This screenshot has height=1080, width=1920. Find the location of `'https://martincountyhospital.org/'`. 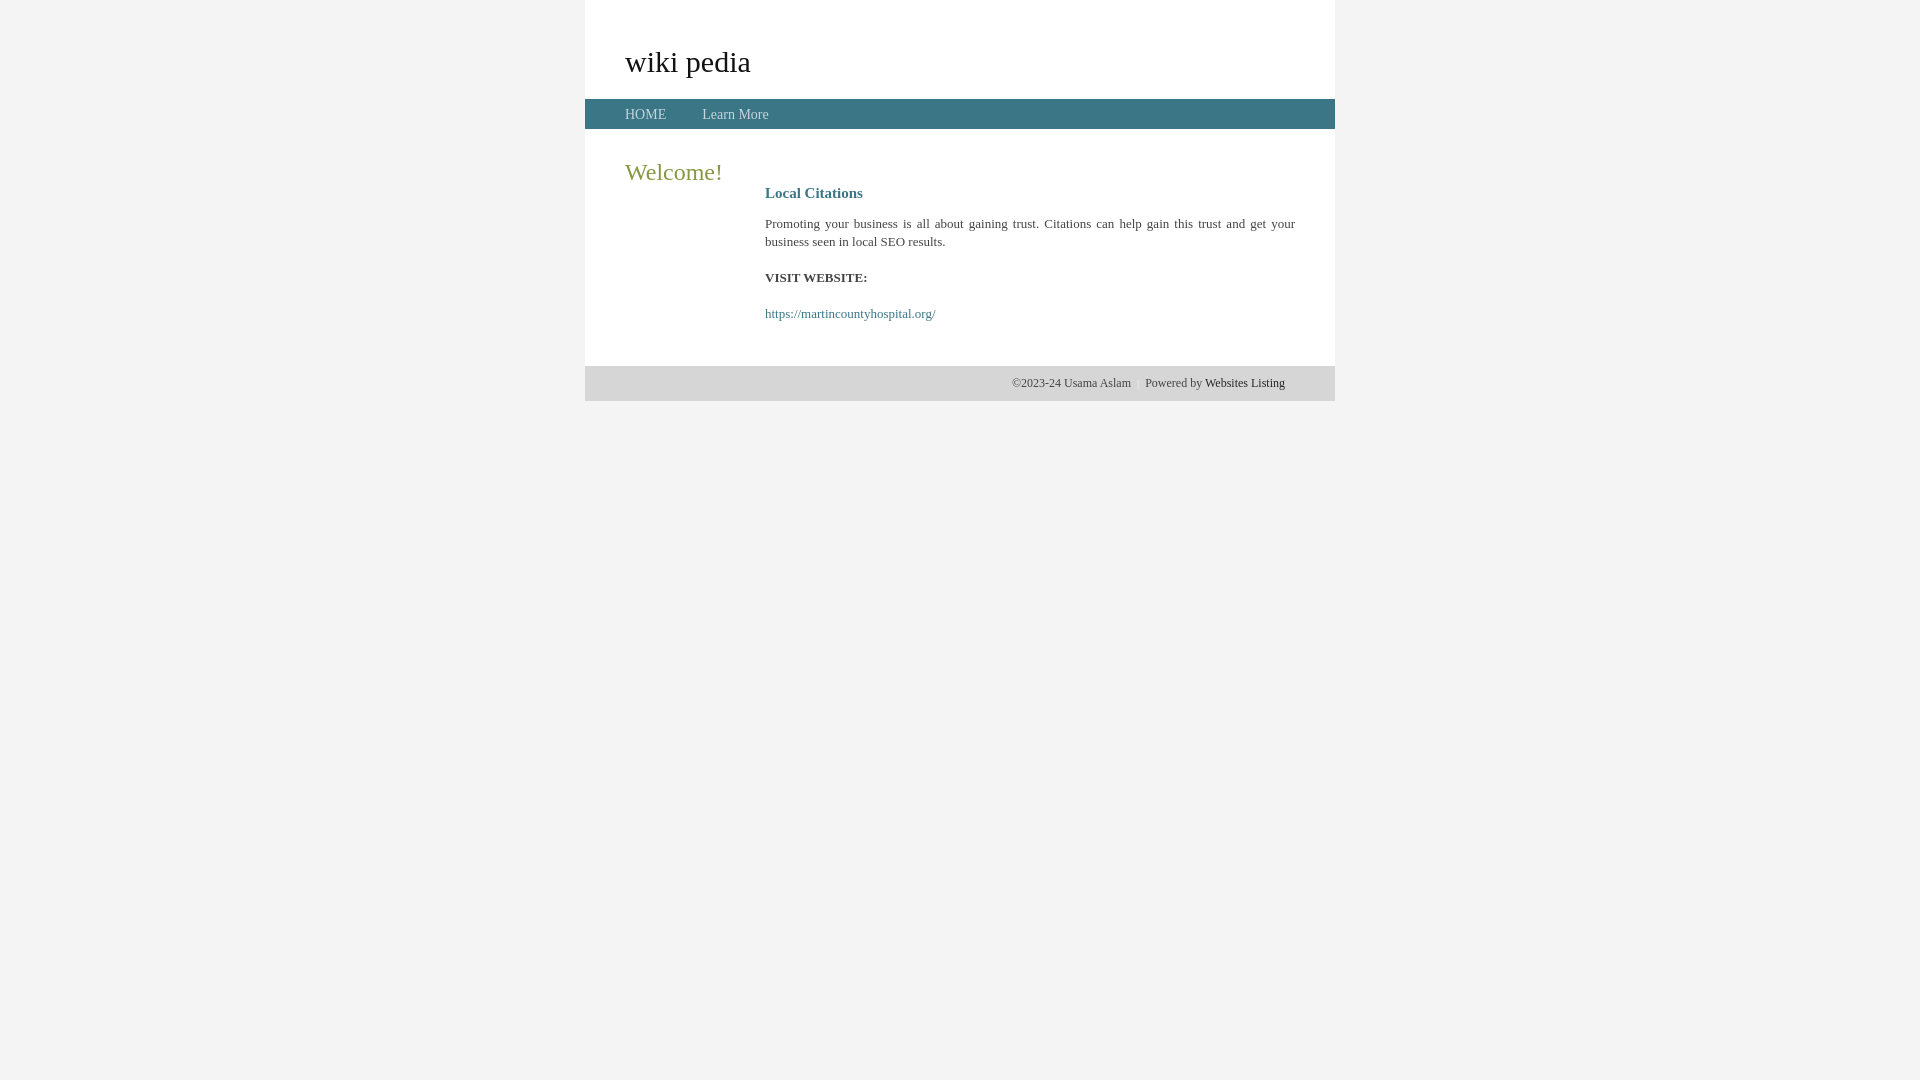

'https://martincountyhospital.org/' is located at coordinates (850, 313).